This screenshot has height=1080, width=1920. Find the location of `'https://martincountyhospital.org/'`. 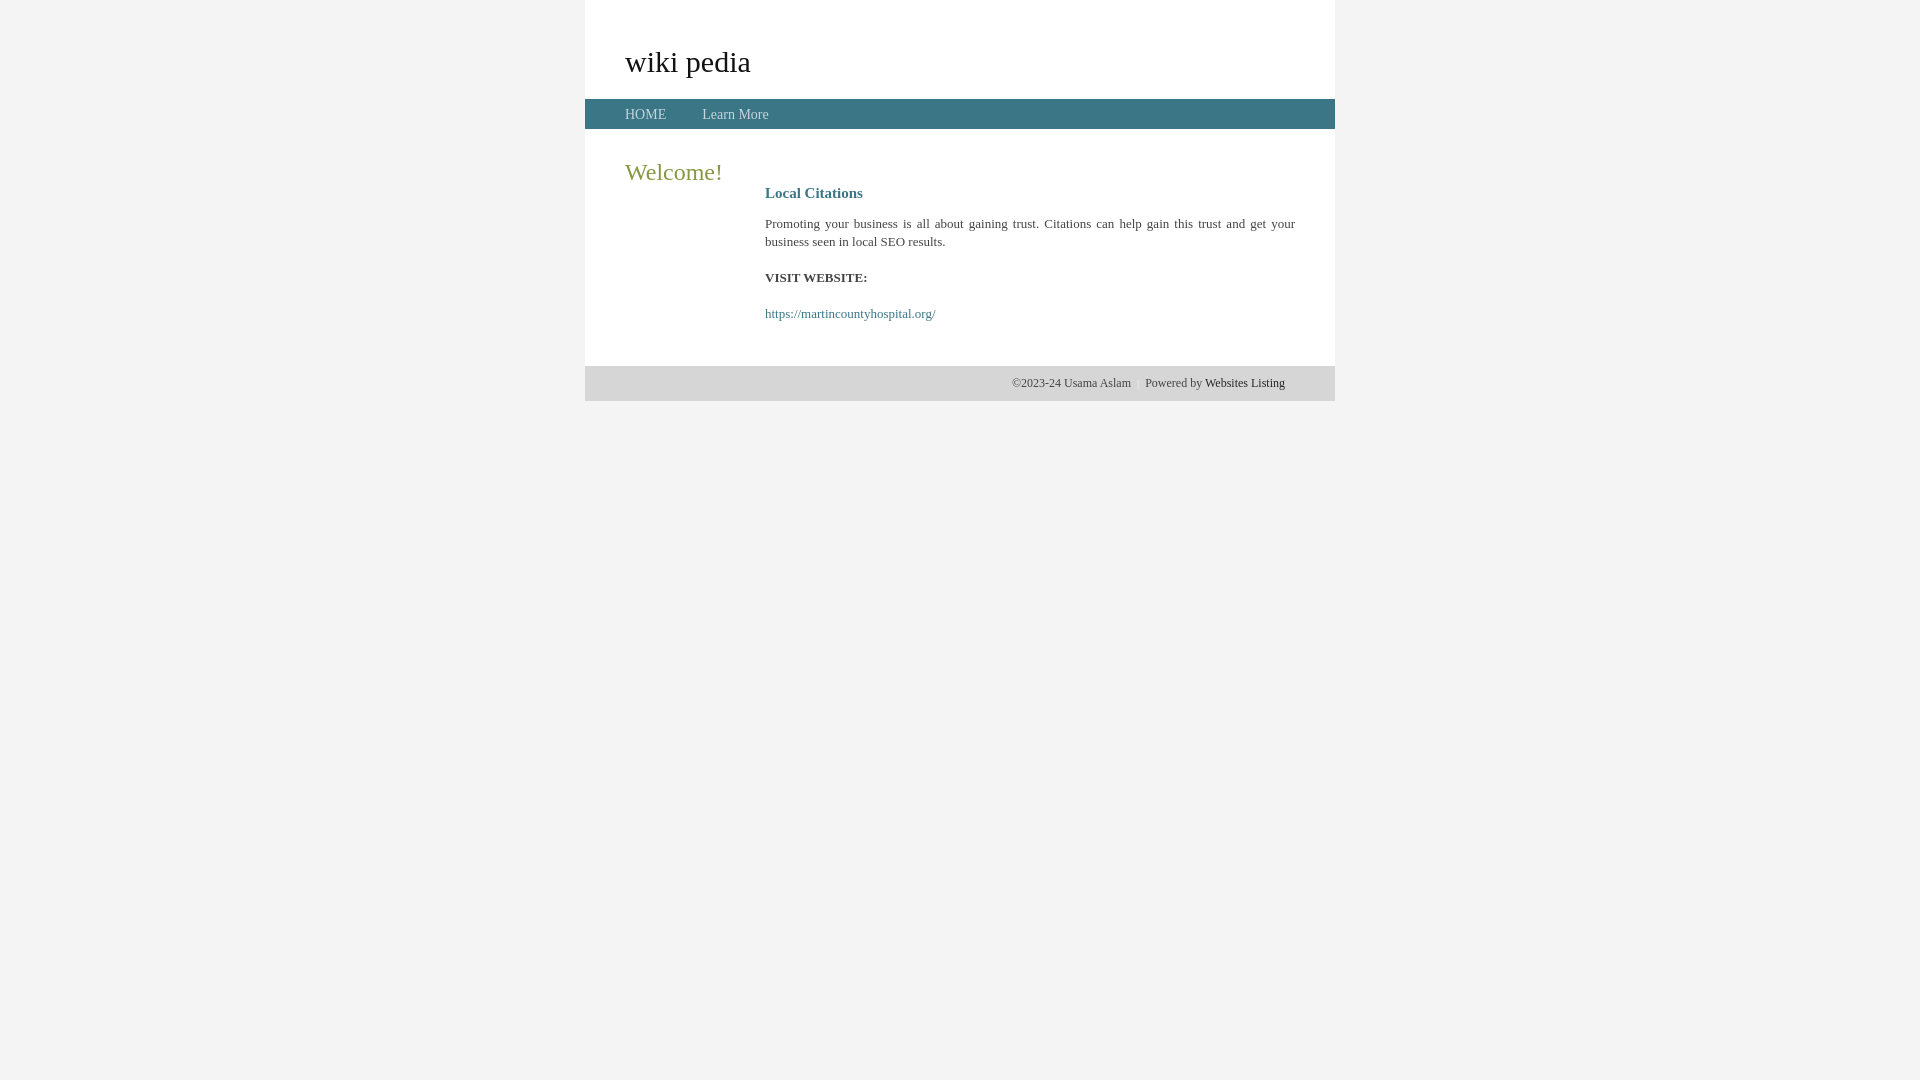

'https://martincountyhospital.org/' is located at coordinates (850, 313).